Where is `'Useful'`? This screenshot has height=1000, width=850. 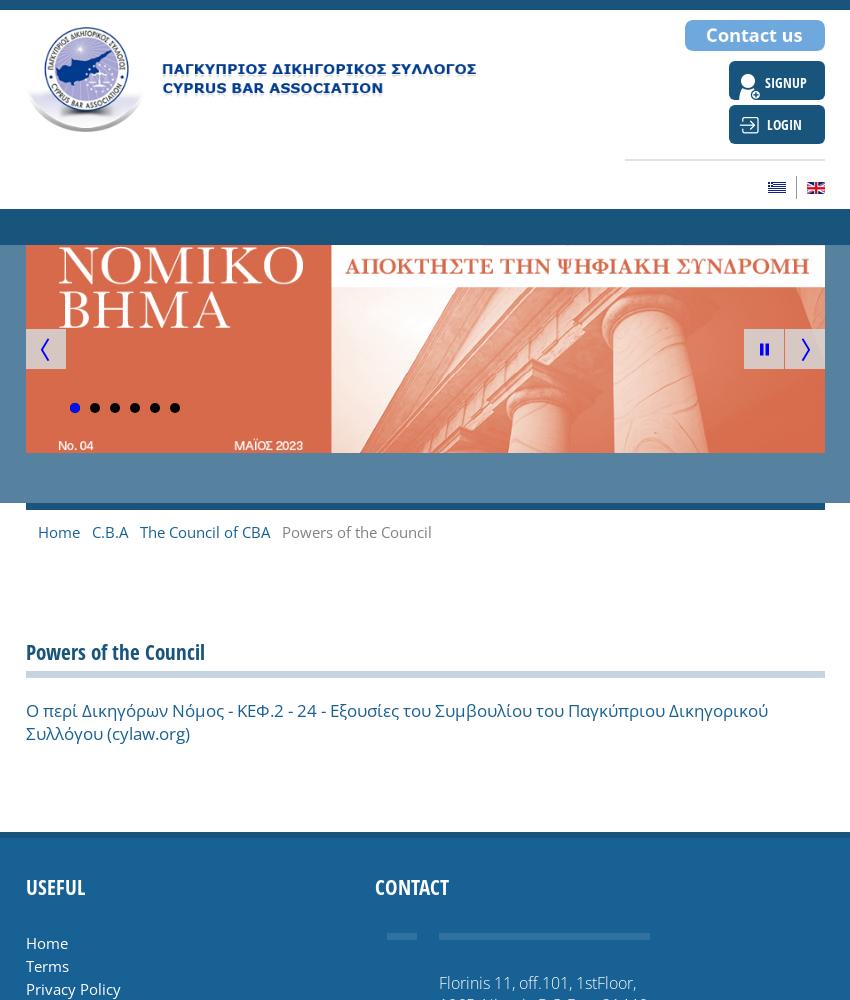 'Useful' is located at coordinates (54, 887).